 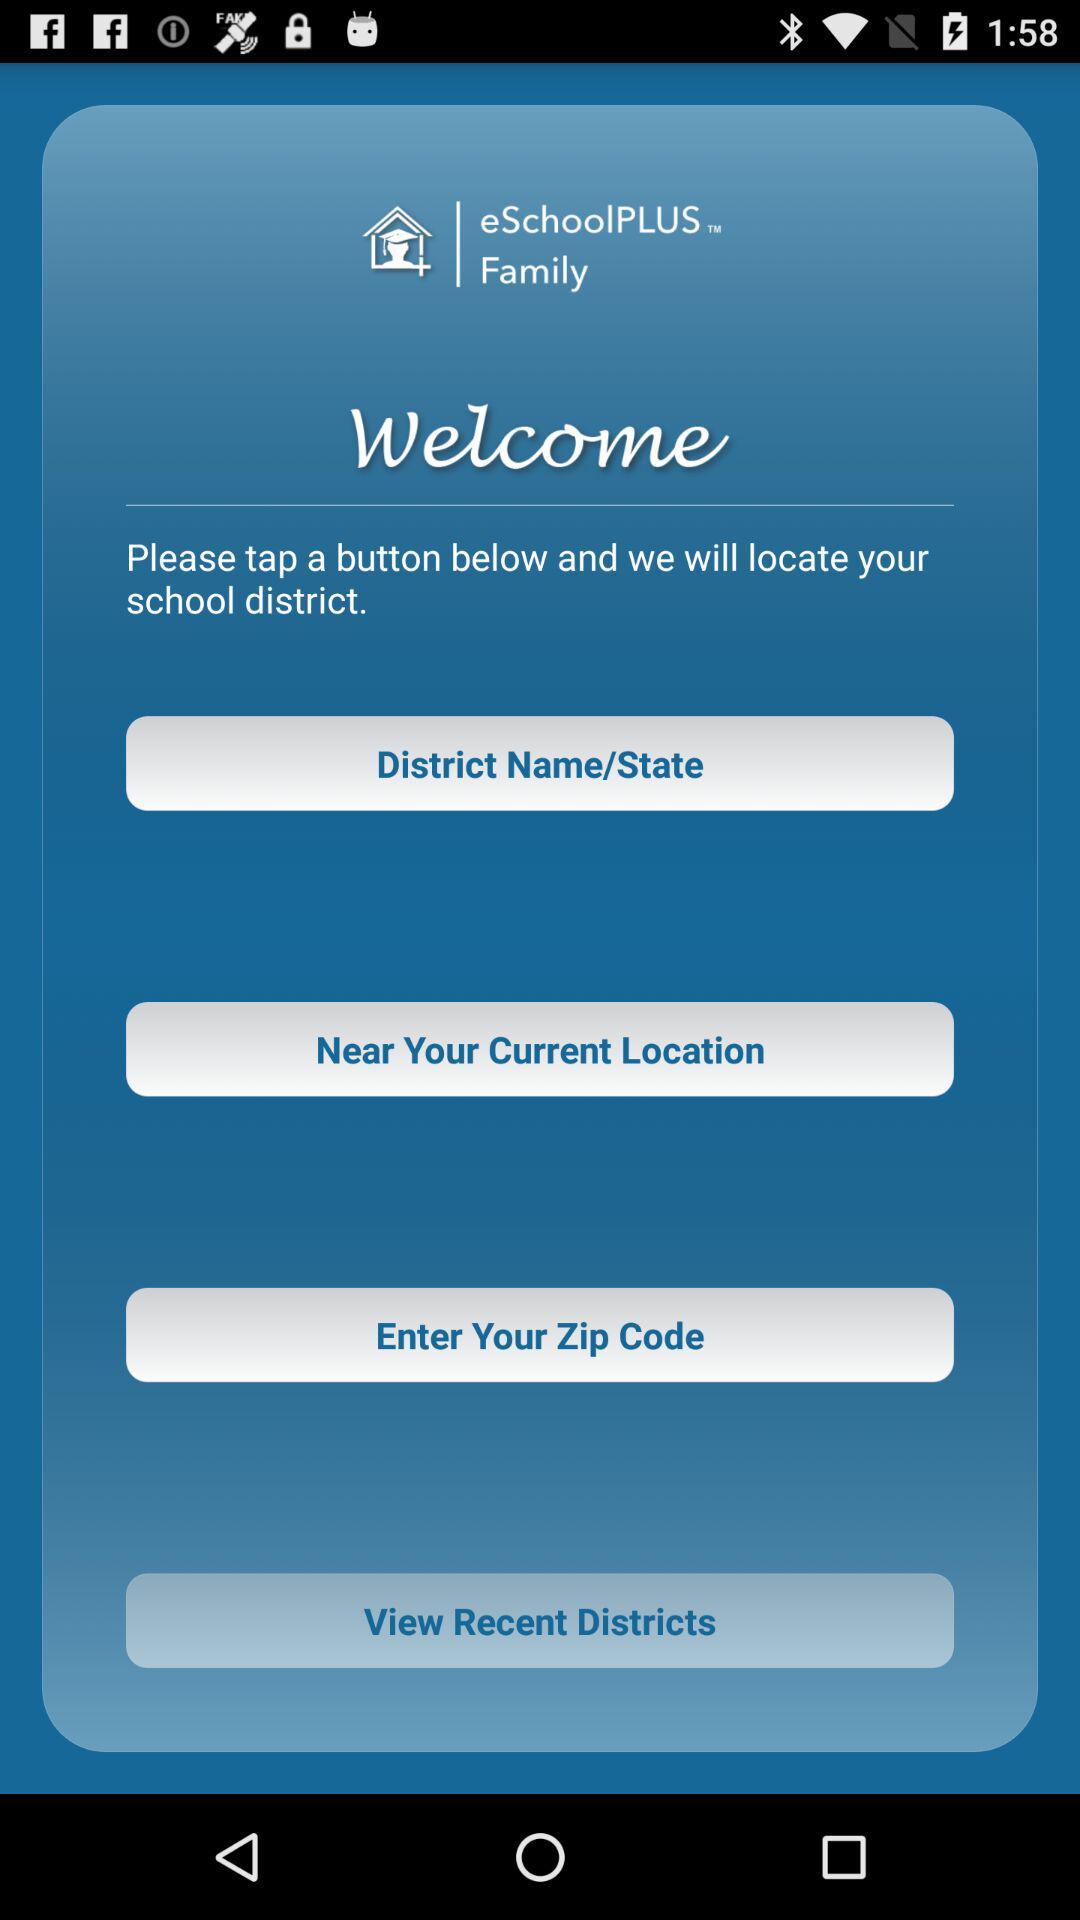 What do you see at coordinates (540, 1048) in the screenshot?
I see `near your current icon` at bounding box center [540, 1048].